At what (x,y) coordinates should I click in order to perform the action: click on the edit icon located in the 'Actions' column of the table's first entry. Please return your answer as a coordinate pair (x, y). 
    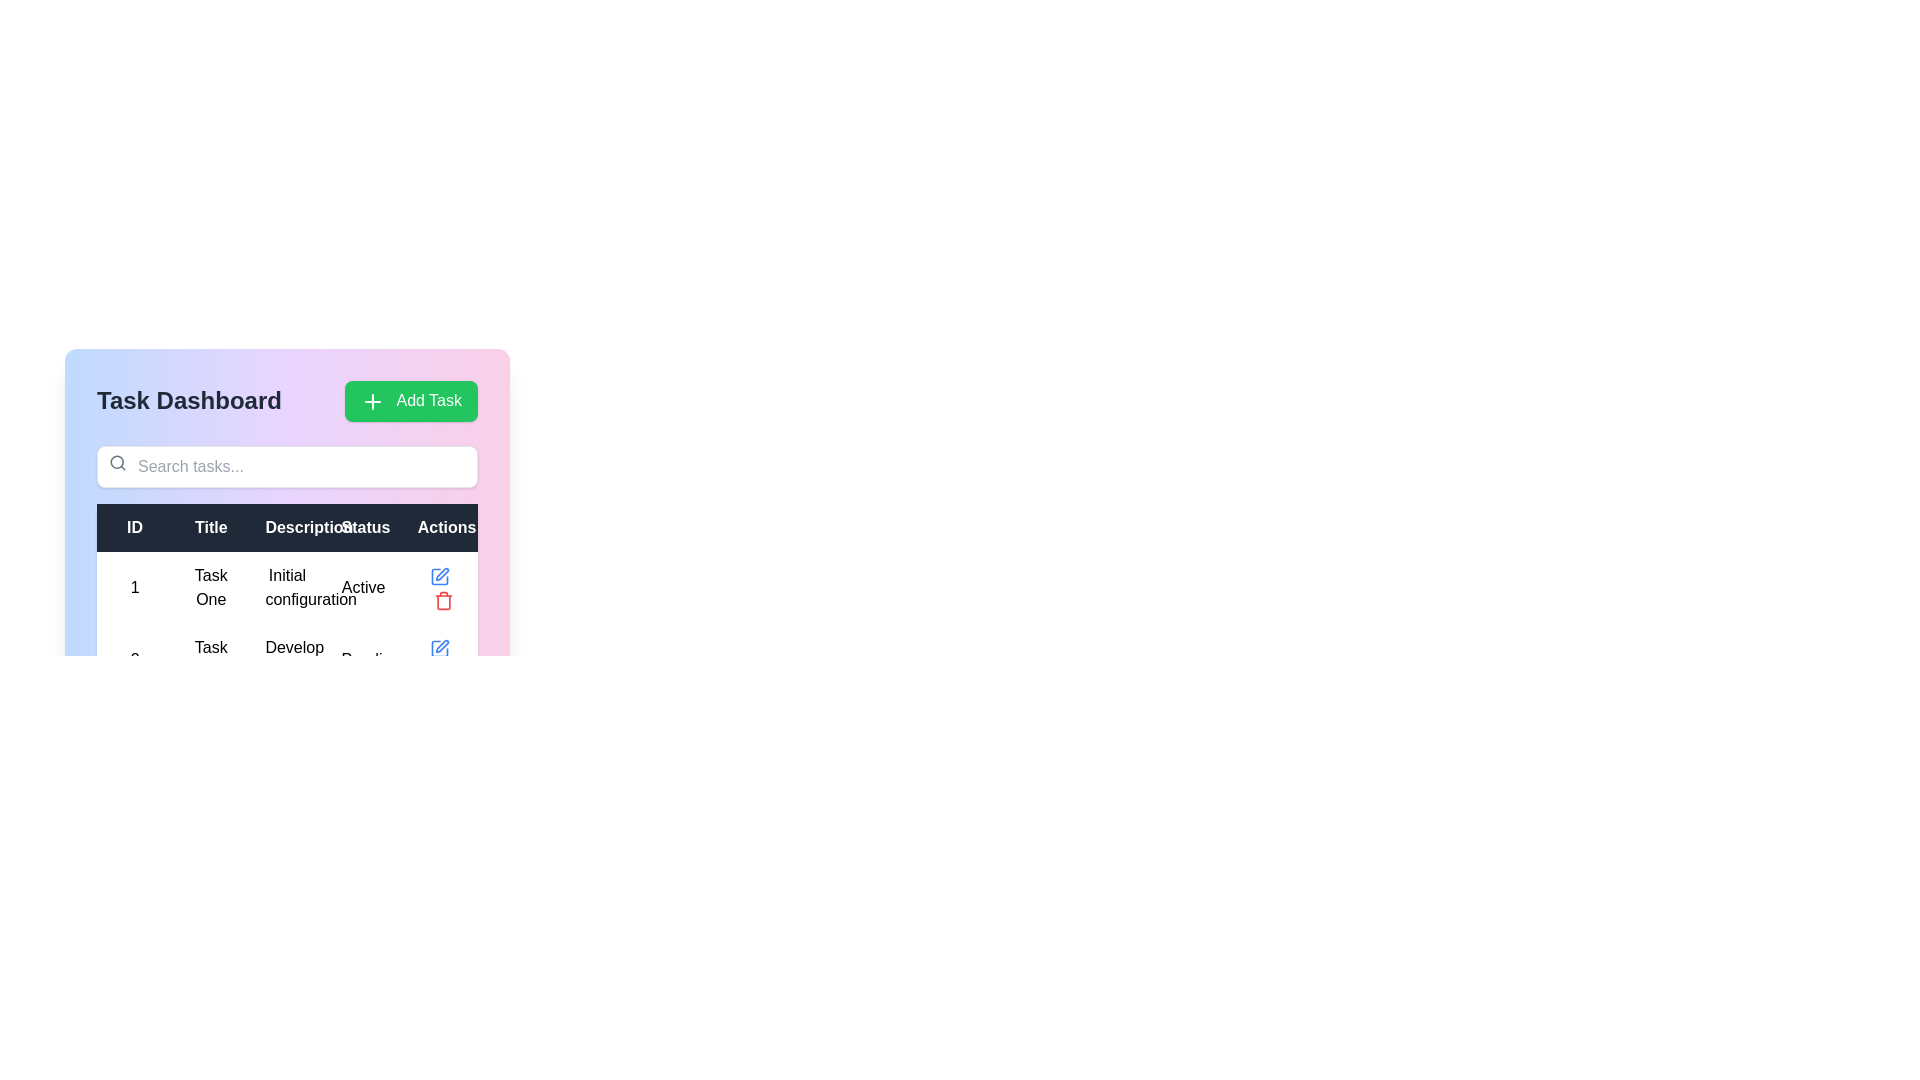
    Looking at the image, I should click on (441, 646).